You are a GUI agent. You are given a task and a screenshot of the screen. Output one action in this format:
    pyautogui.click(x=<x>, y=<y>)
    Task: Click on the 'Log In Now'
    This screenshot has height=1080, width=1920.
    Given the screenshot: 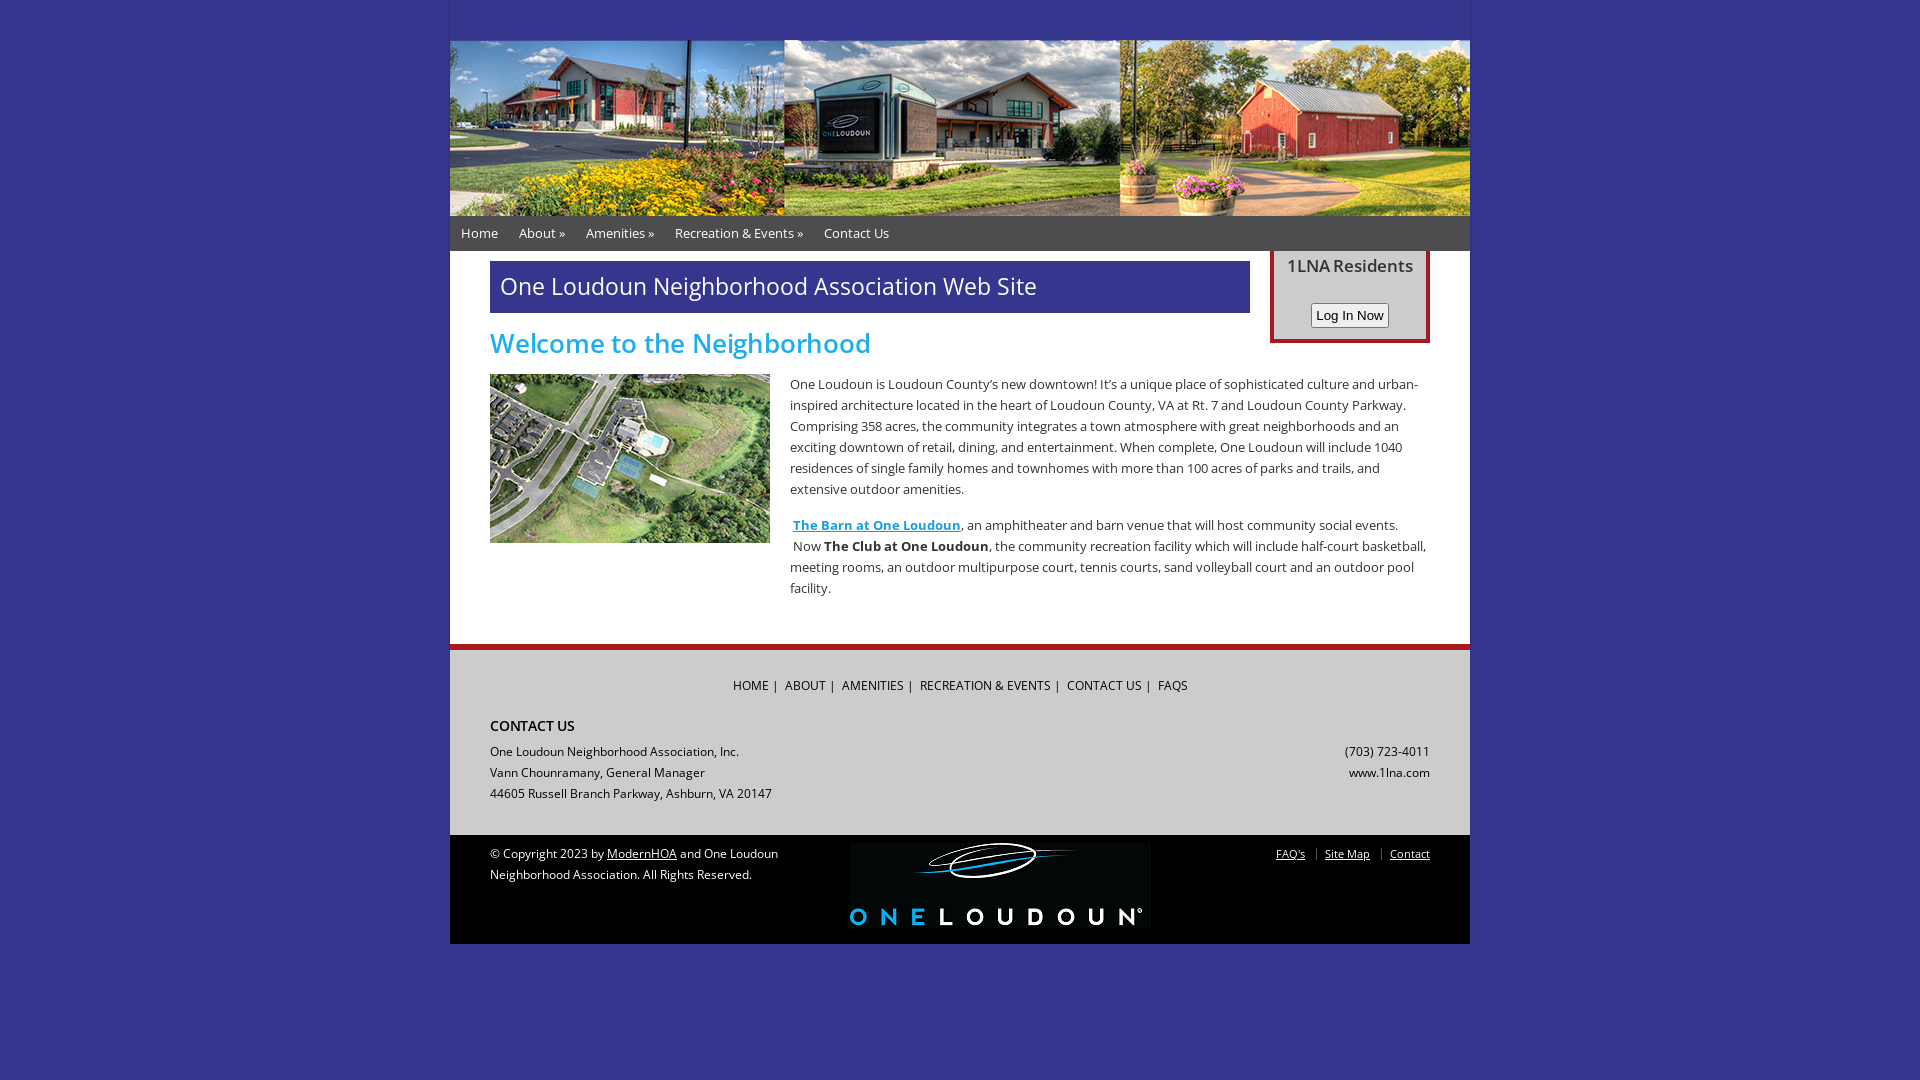 What is the action you would take?
    pyautogui.click(x=1349, y=315)
    